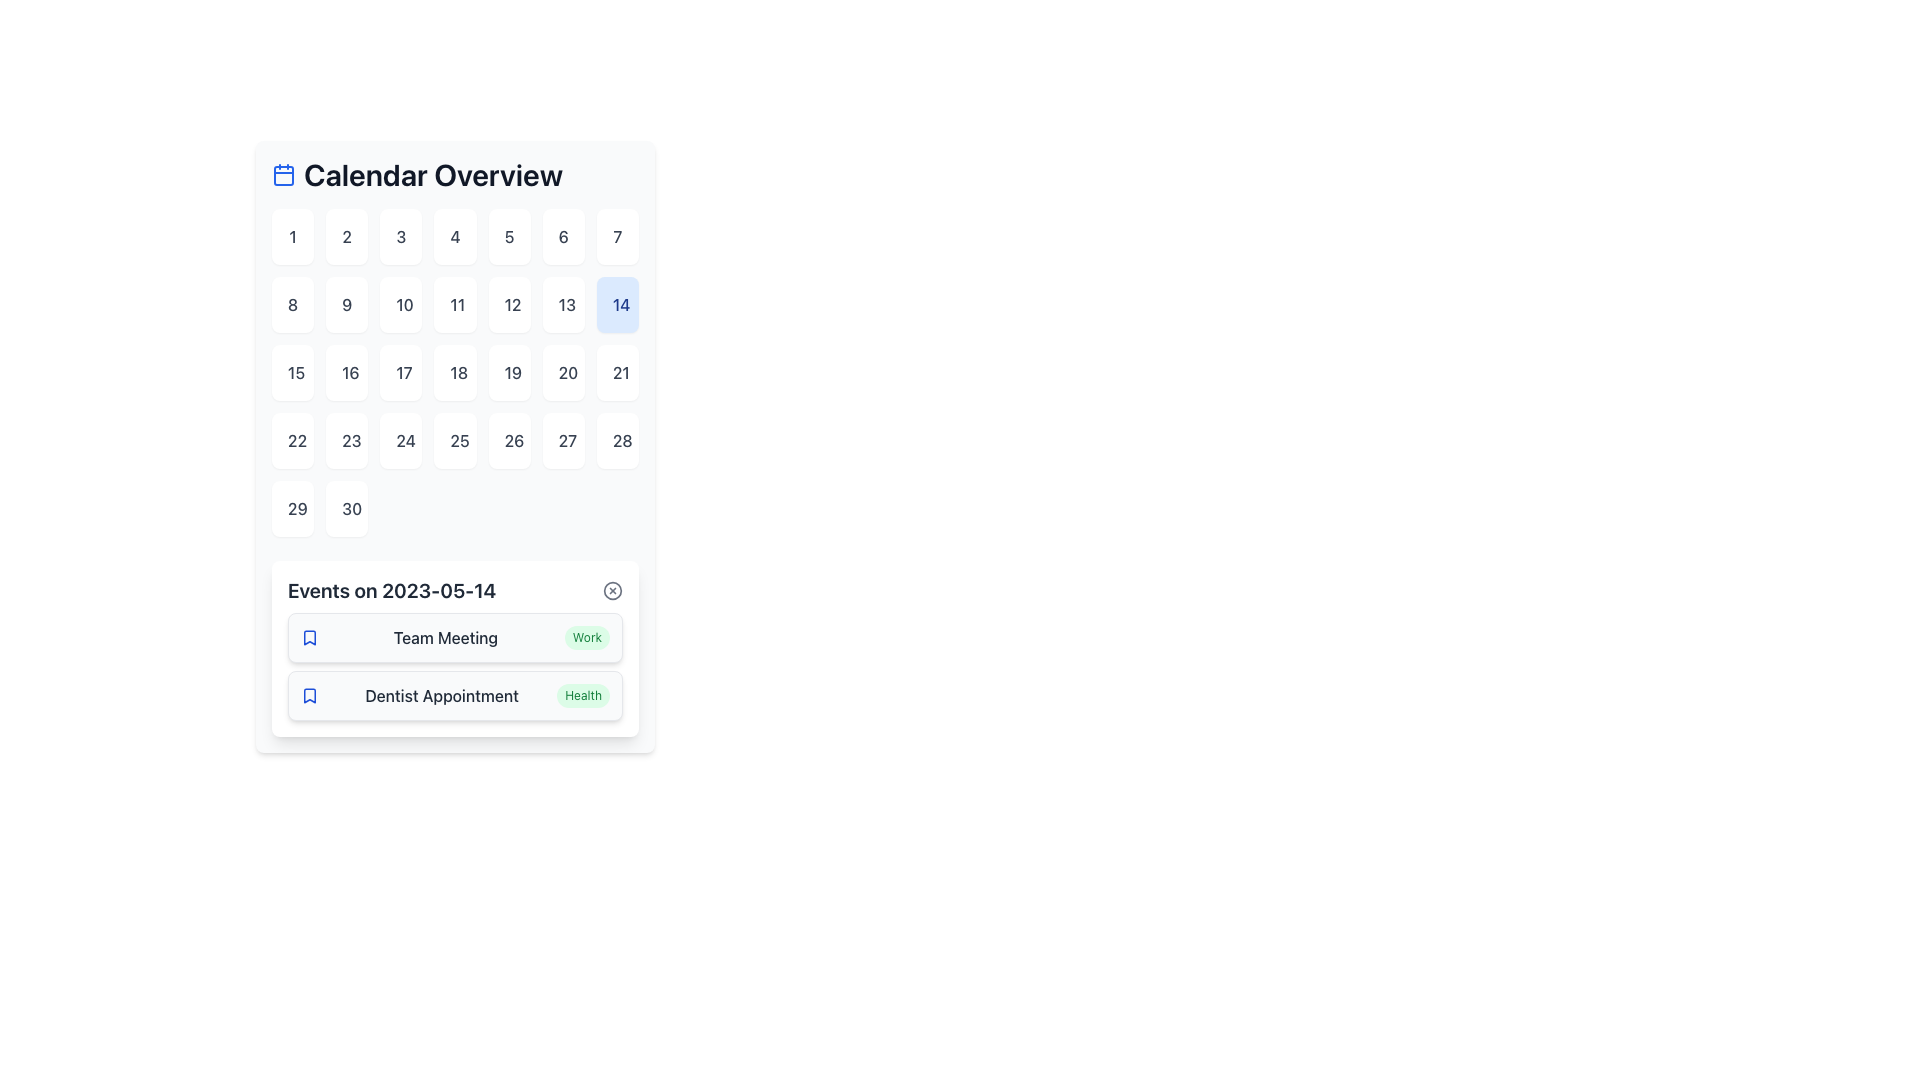 The height and width of the screenshot is (1080, 1920). What do you see at coordinates (347, 373) in the screenshot?
I see `the square button with a white background and bold number '16'` at bounding box center [347, 373].